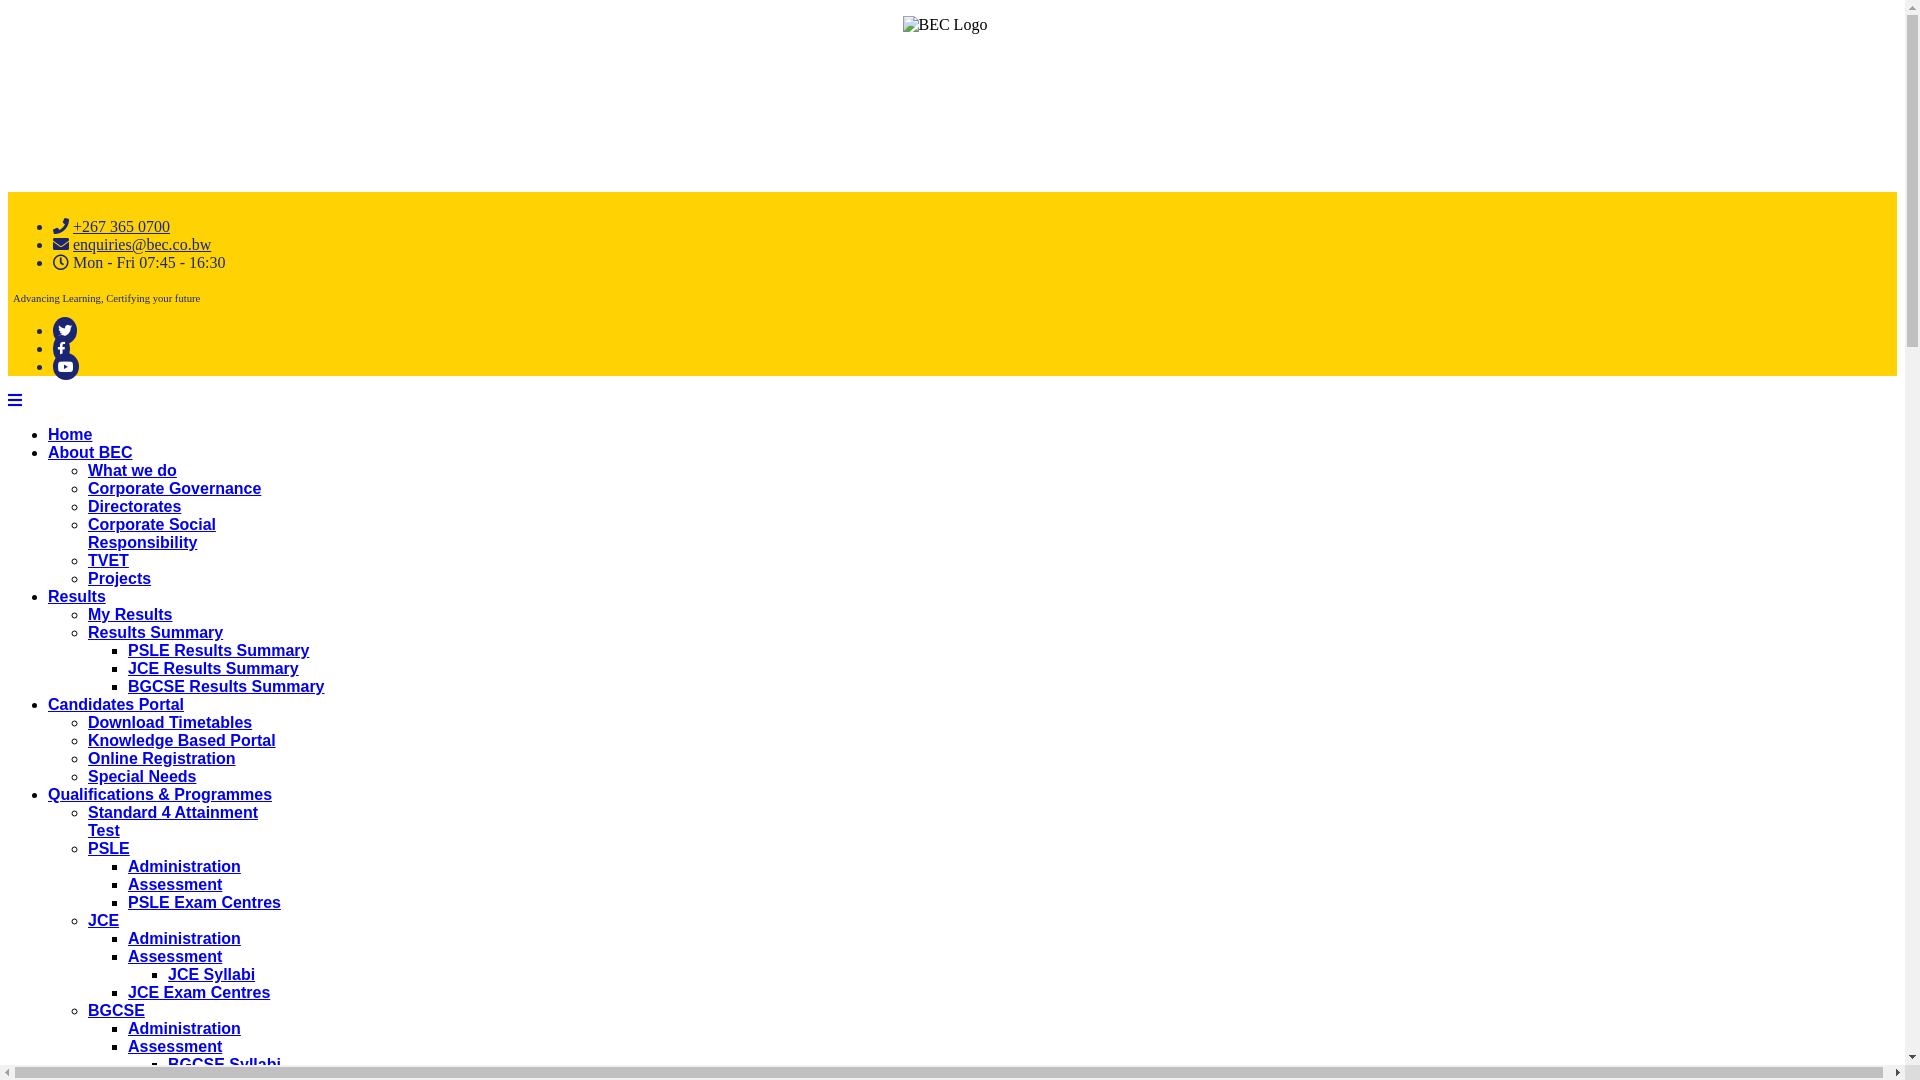 The width and height of the screenshot is (1920, 1080). What do you see at coordinates (89, 452) in the screenshot?
I see `'About BEC'` at bounding box center [89, 452].